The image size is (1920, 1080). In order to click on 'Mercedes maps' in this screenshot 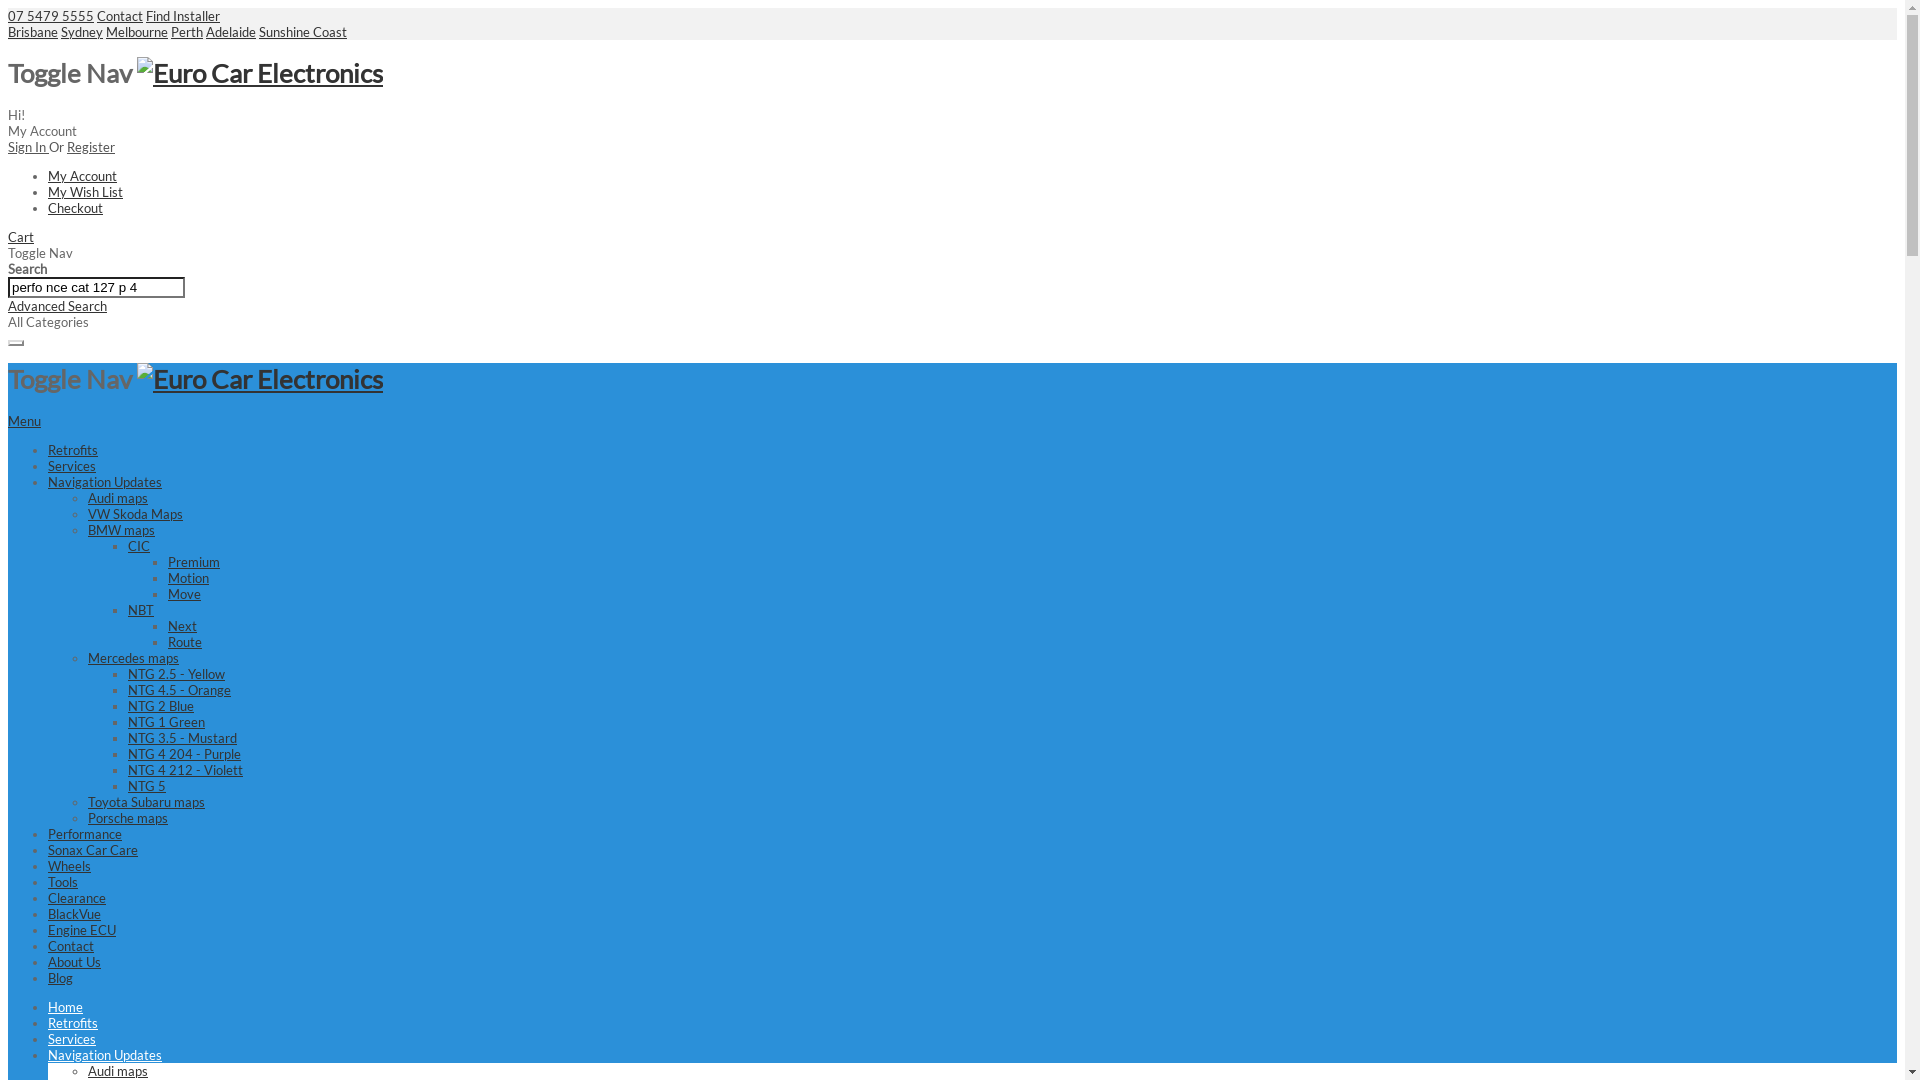, I will do `click(132, 658)`.